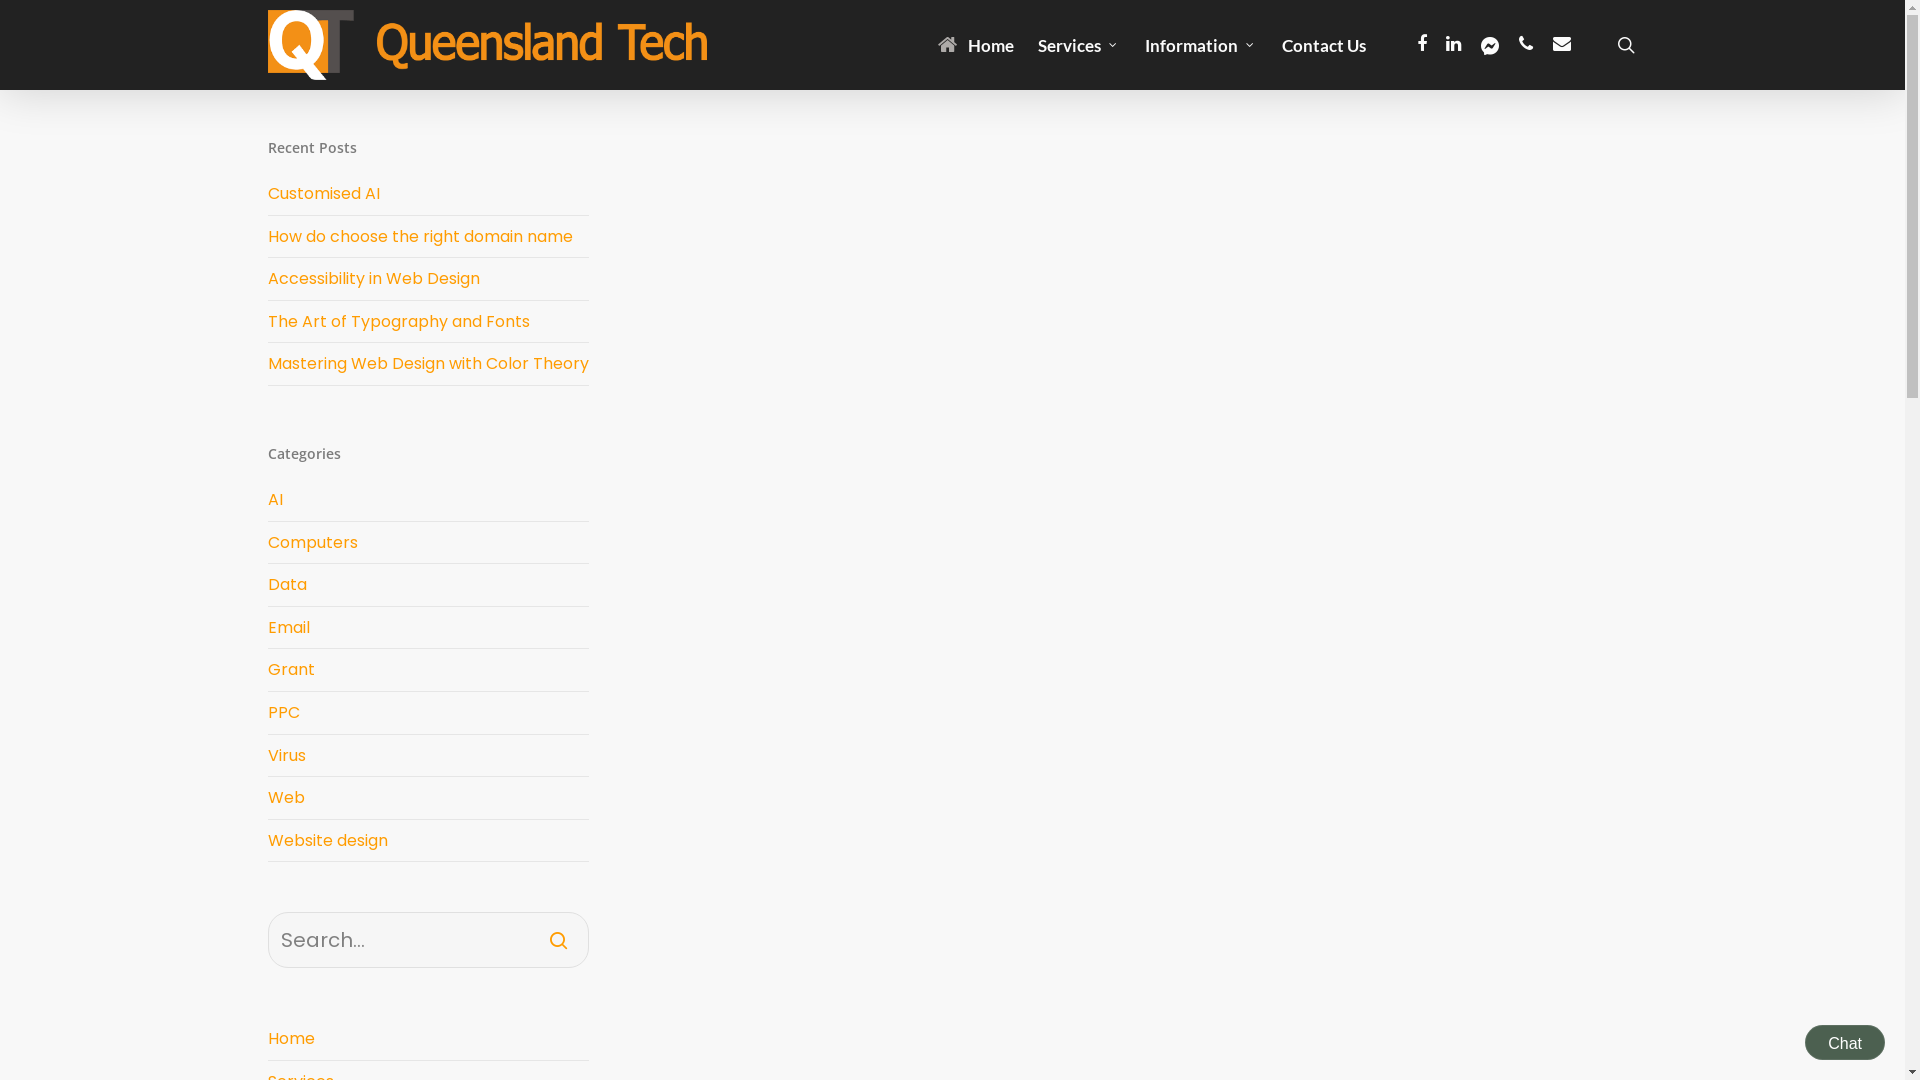 Image resolution: width=1920 pixels, height=1080 pixels. Describe the element at coordinates (1626, 45) in the screenshot. I see `'search'` at that location.